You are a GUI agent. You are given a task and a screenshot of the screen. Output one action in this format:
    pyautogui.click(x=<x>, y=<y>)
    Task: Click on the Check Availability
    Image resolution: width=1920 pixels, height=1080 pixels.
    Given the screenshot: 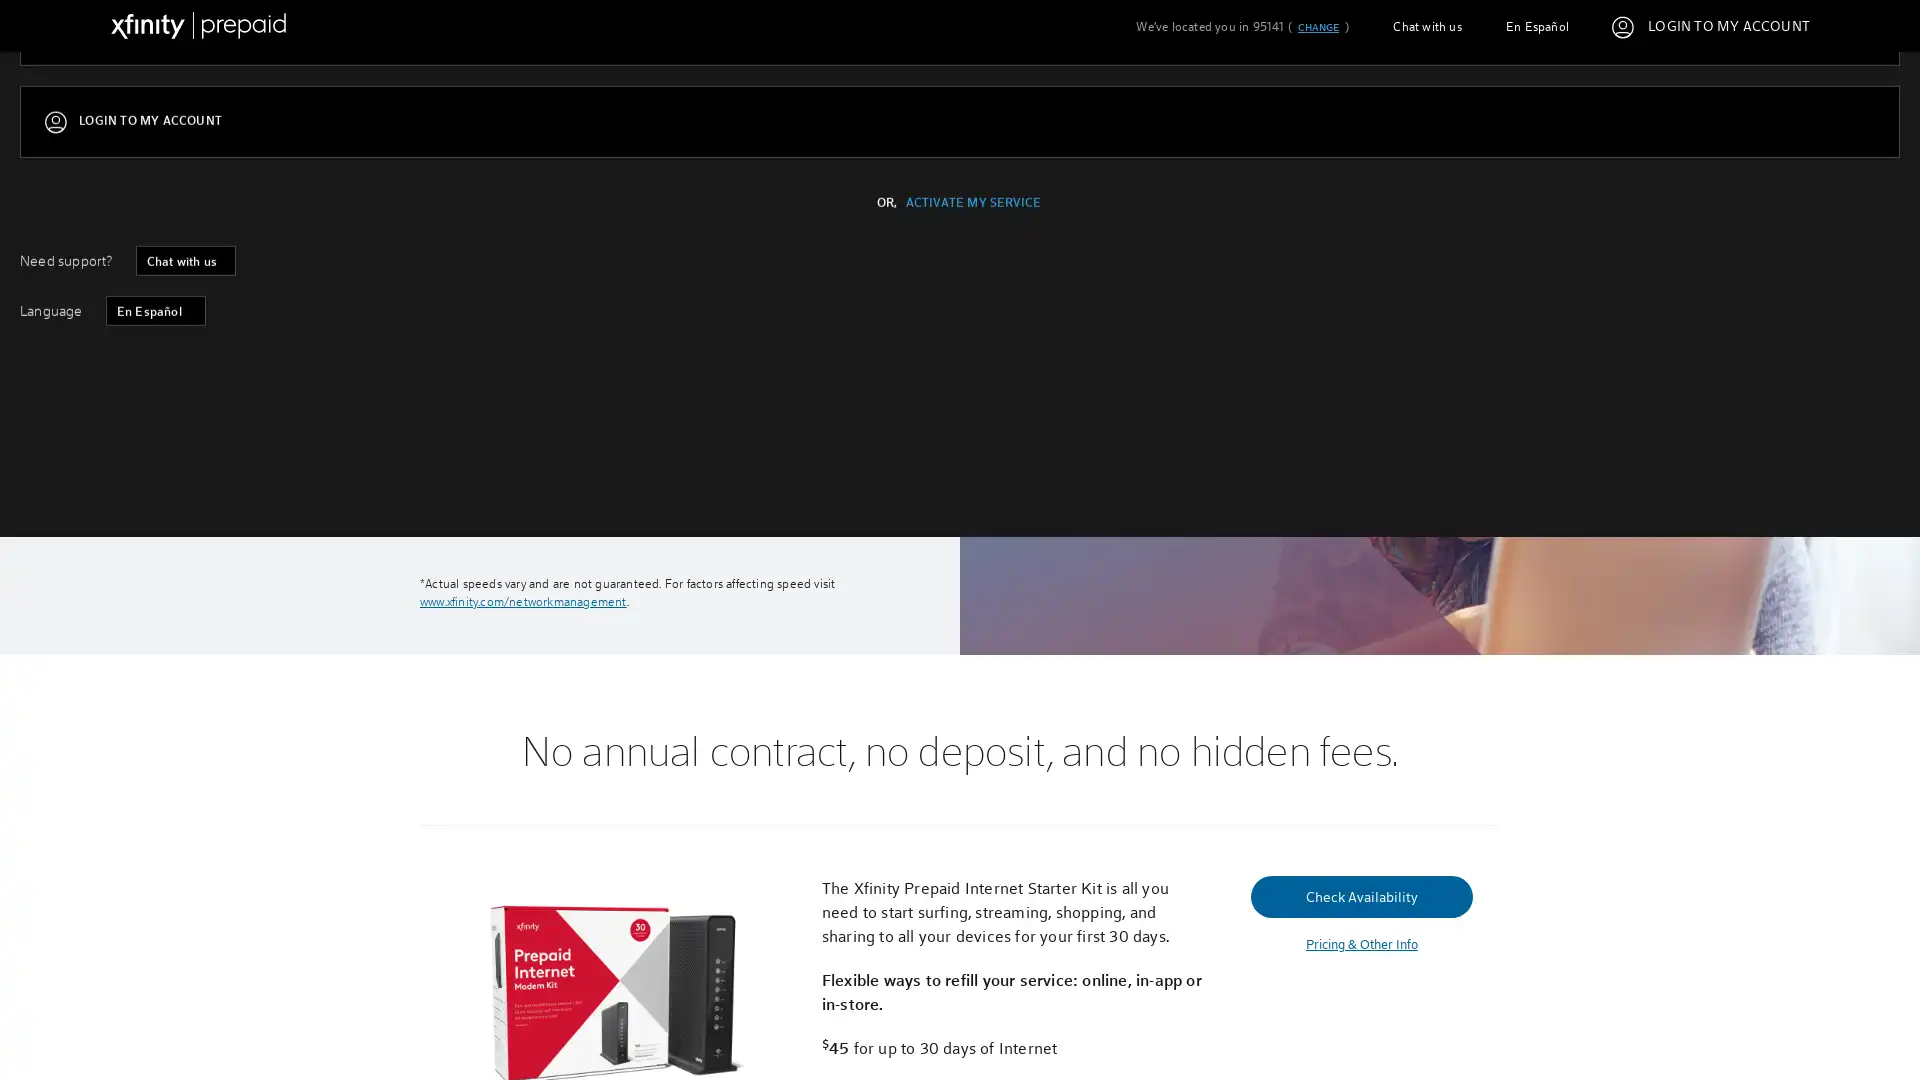 What is the action you would take?
    pyautogui.click(x=531, y=467)
    